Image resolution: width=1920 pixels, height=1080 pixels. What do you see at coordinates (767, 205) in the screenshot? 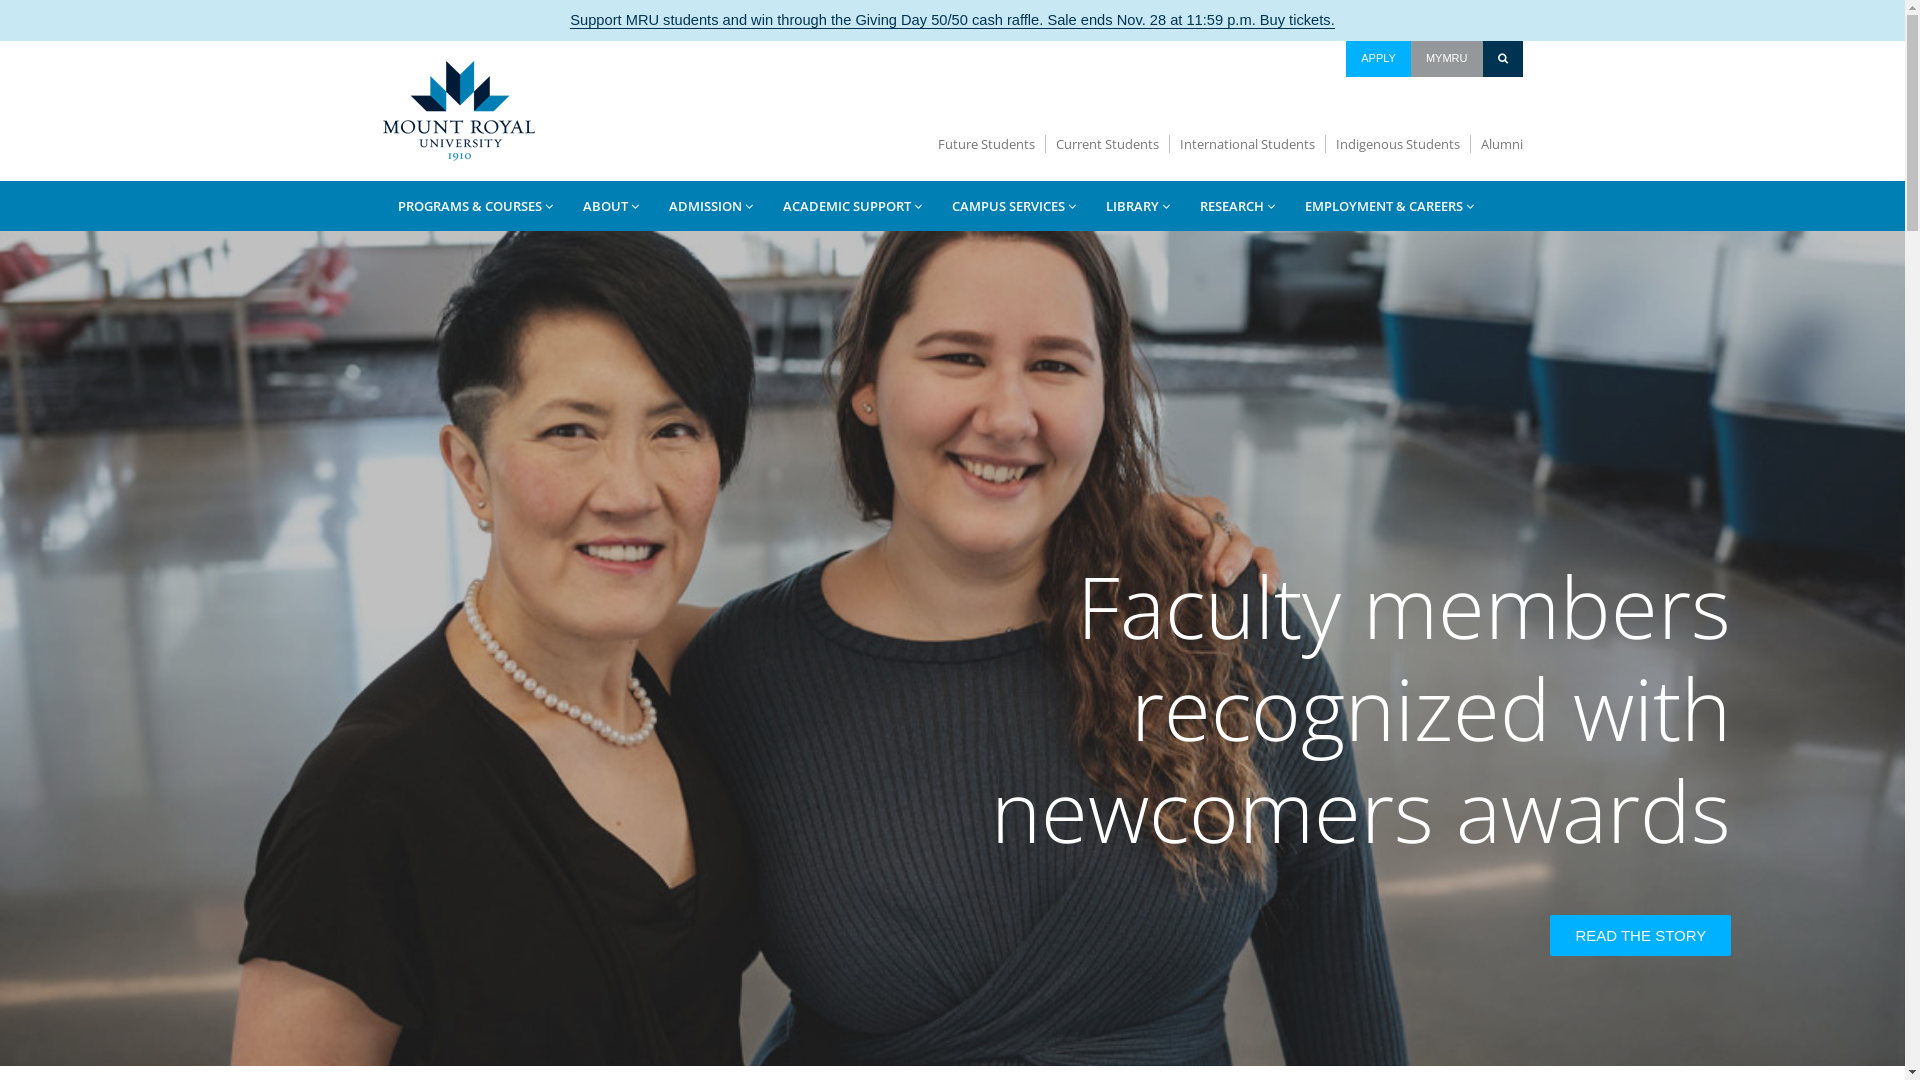
I see `'ACADEMIC SUPPORT'` at bounding box center [767, 205].